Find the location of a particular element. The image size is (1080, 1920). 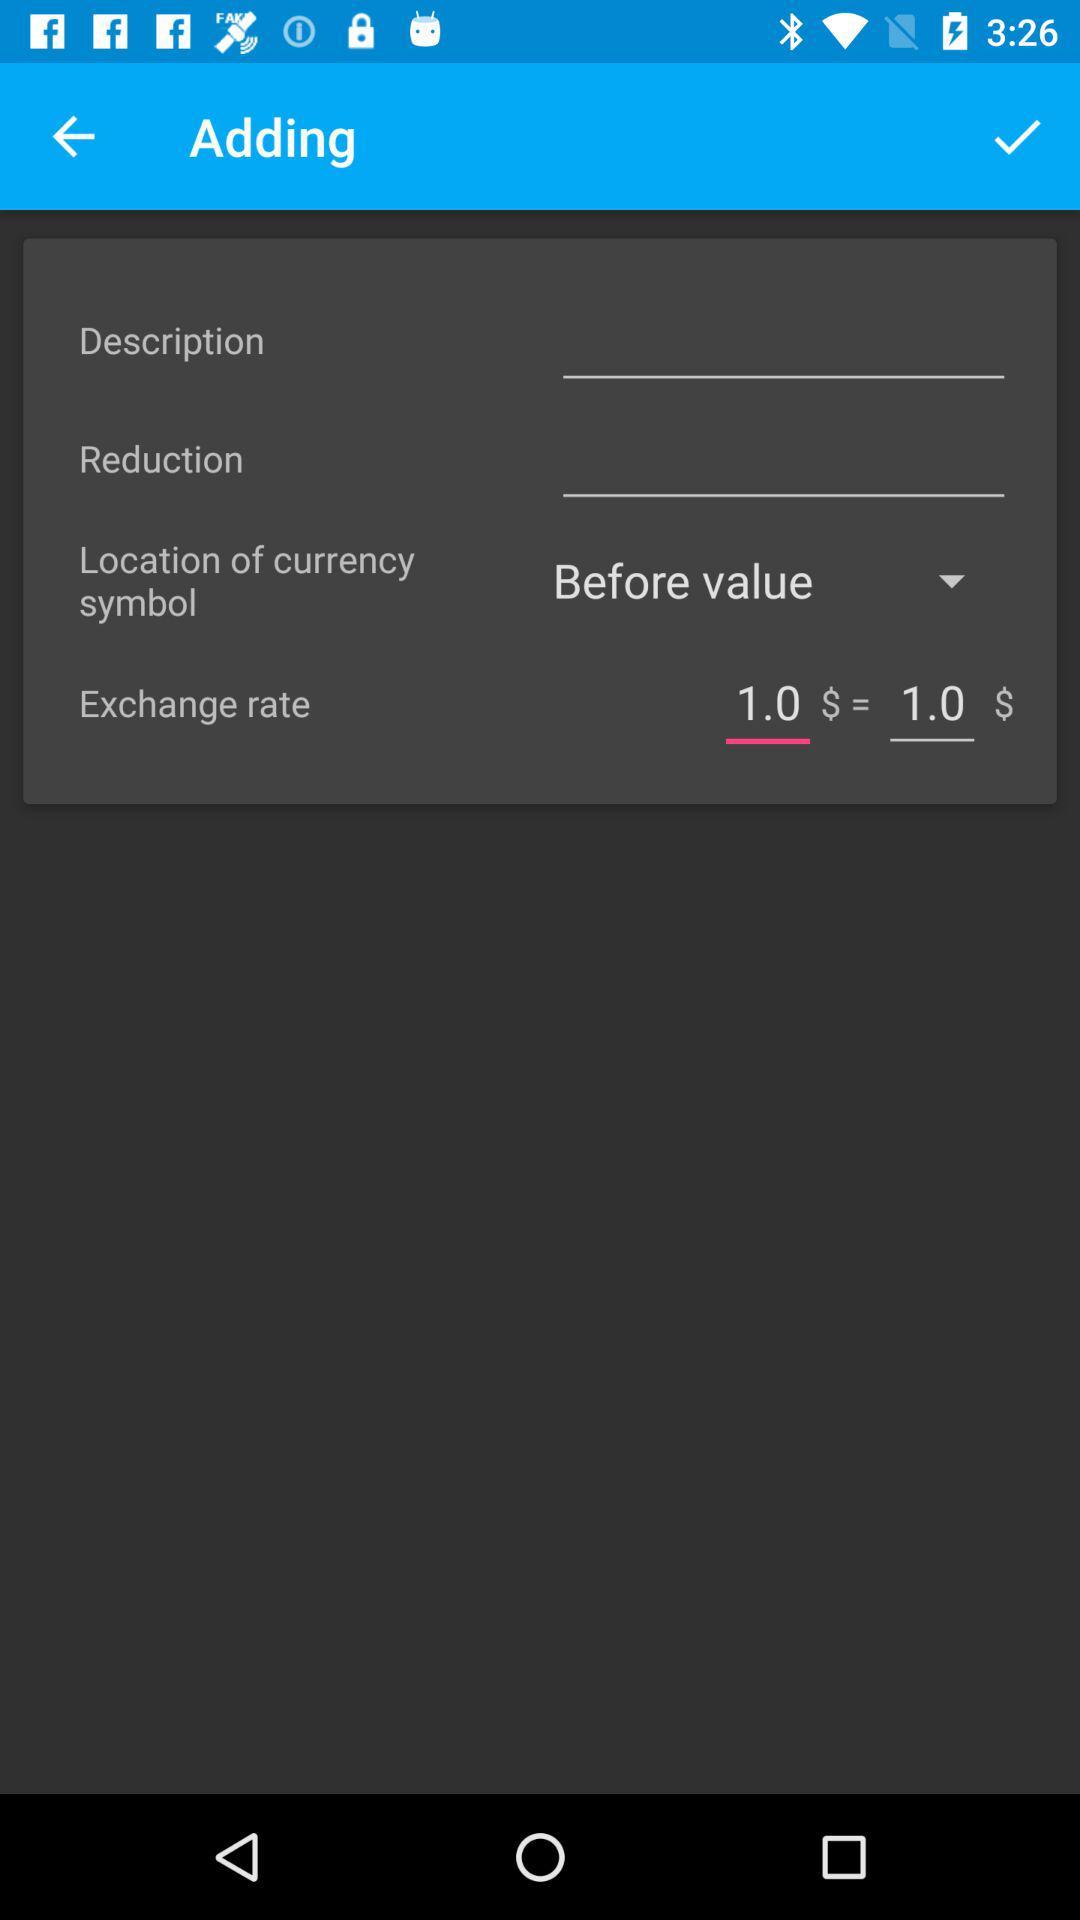

type in description is located at coordinates (782, 339).